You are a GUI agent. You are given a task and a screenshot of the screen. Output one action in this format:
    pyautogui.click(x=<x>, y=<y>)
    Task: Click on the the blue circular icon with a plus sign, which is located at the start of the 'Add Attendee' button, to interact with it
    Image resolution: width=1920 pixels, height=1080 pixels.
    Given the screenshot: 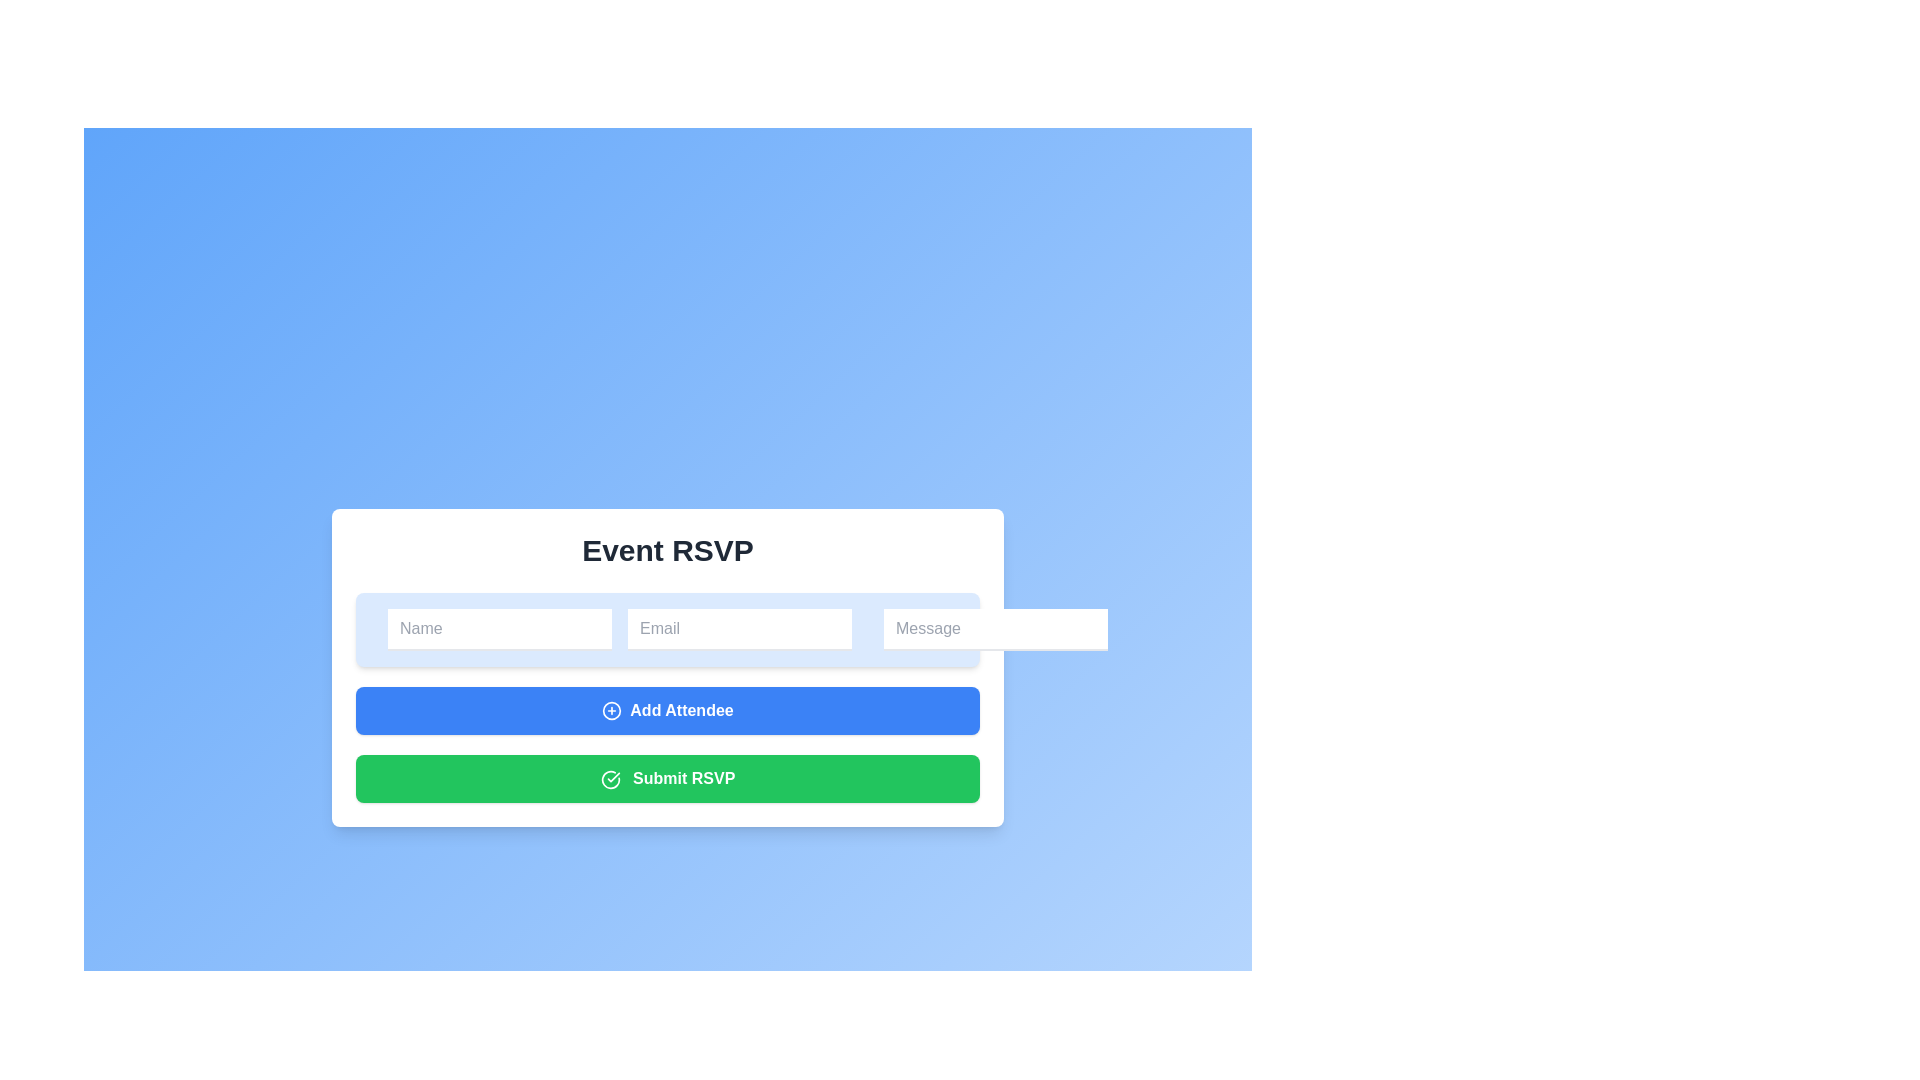 What is the action you would take?
    pyautogui.click(x=611, y=709)
    